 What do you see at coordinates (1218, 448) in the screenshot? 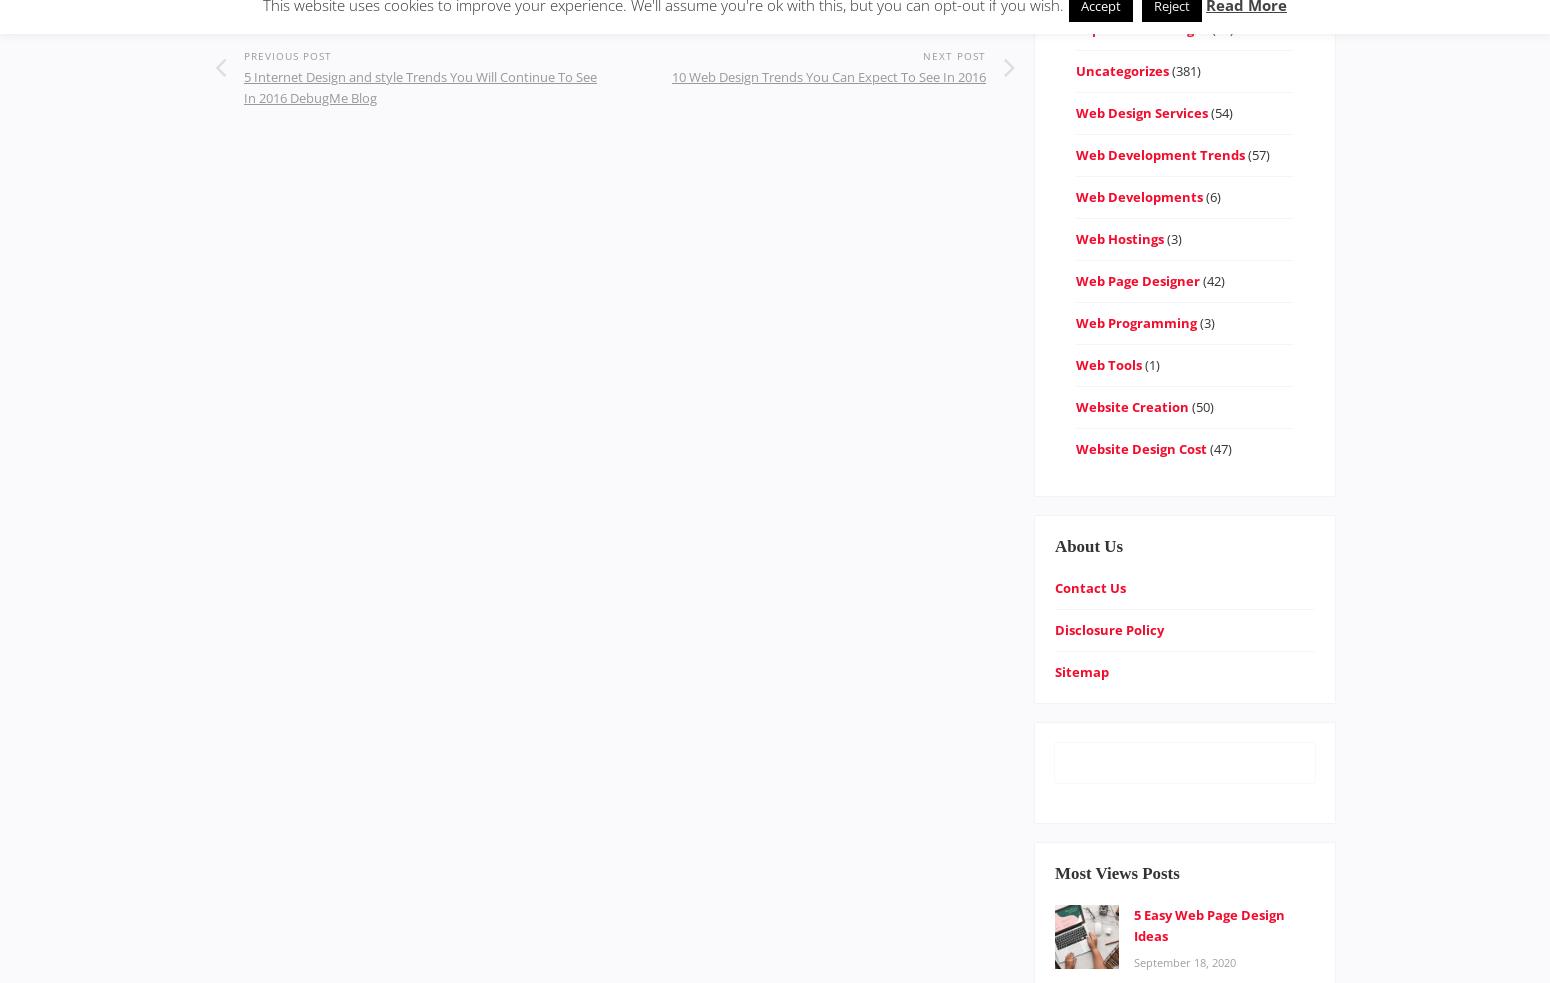
I see `'(47)'` at bounding box center [1218, 448].